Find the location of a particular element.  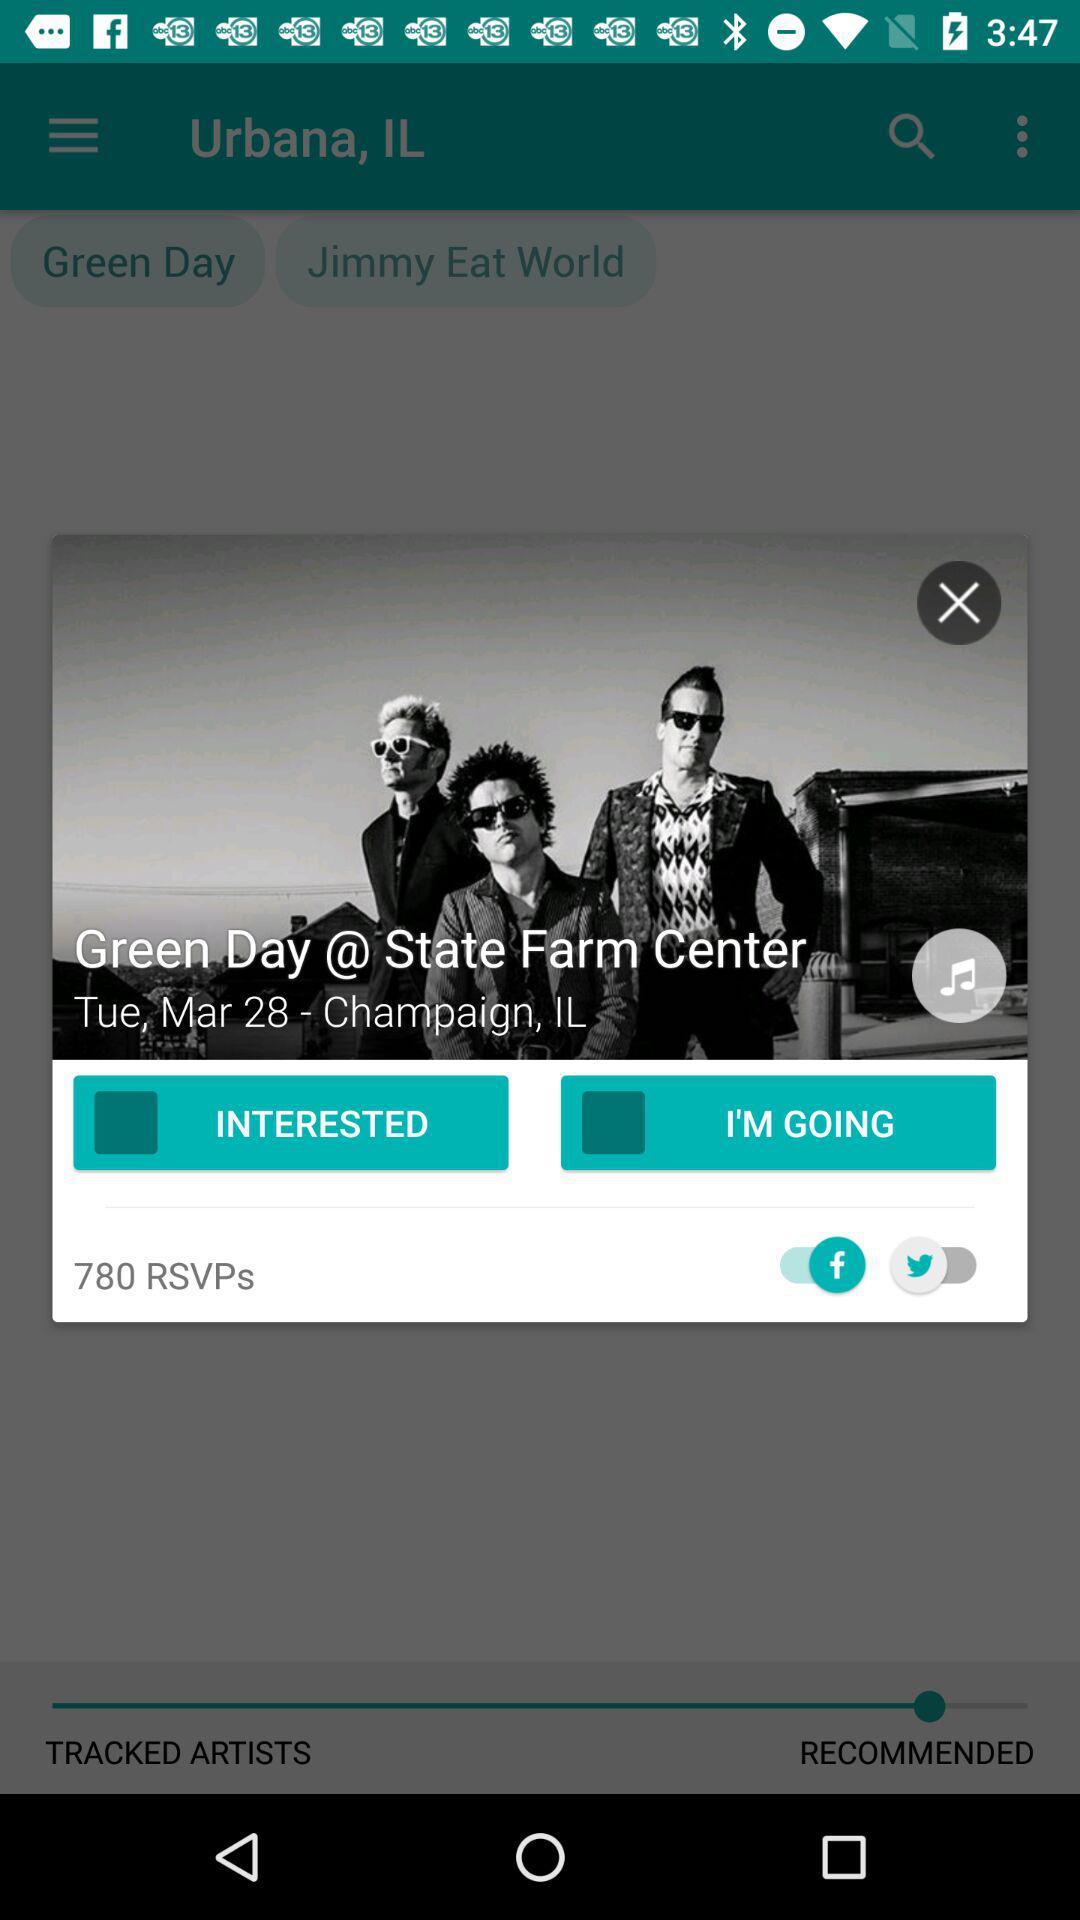

facebook is on is located at coordinates (811, 1263).